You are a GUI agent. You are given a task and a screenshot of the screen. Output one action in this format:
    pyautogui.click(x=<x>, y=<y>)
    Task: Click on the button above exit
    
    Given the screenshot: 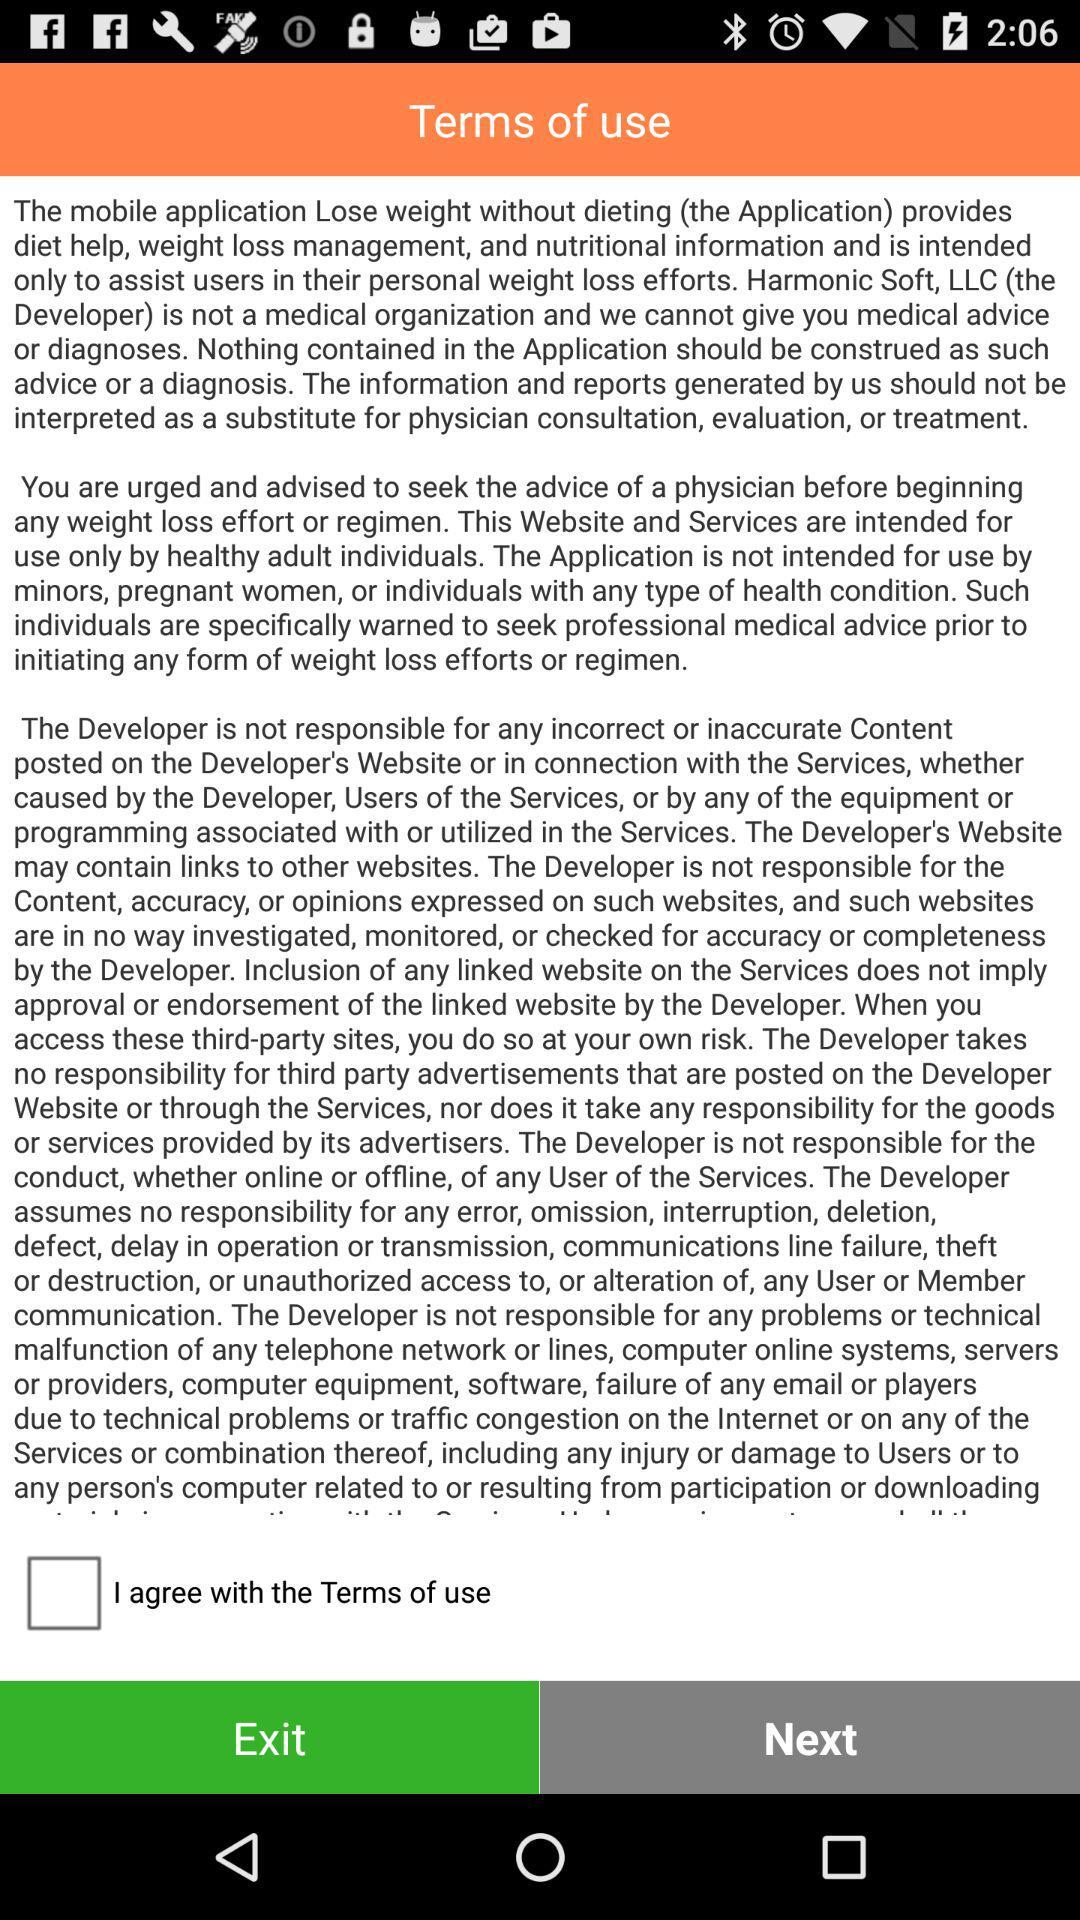 What is the action you would take?
    pyautogui.click(x=251, y=1590)
    